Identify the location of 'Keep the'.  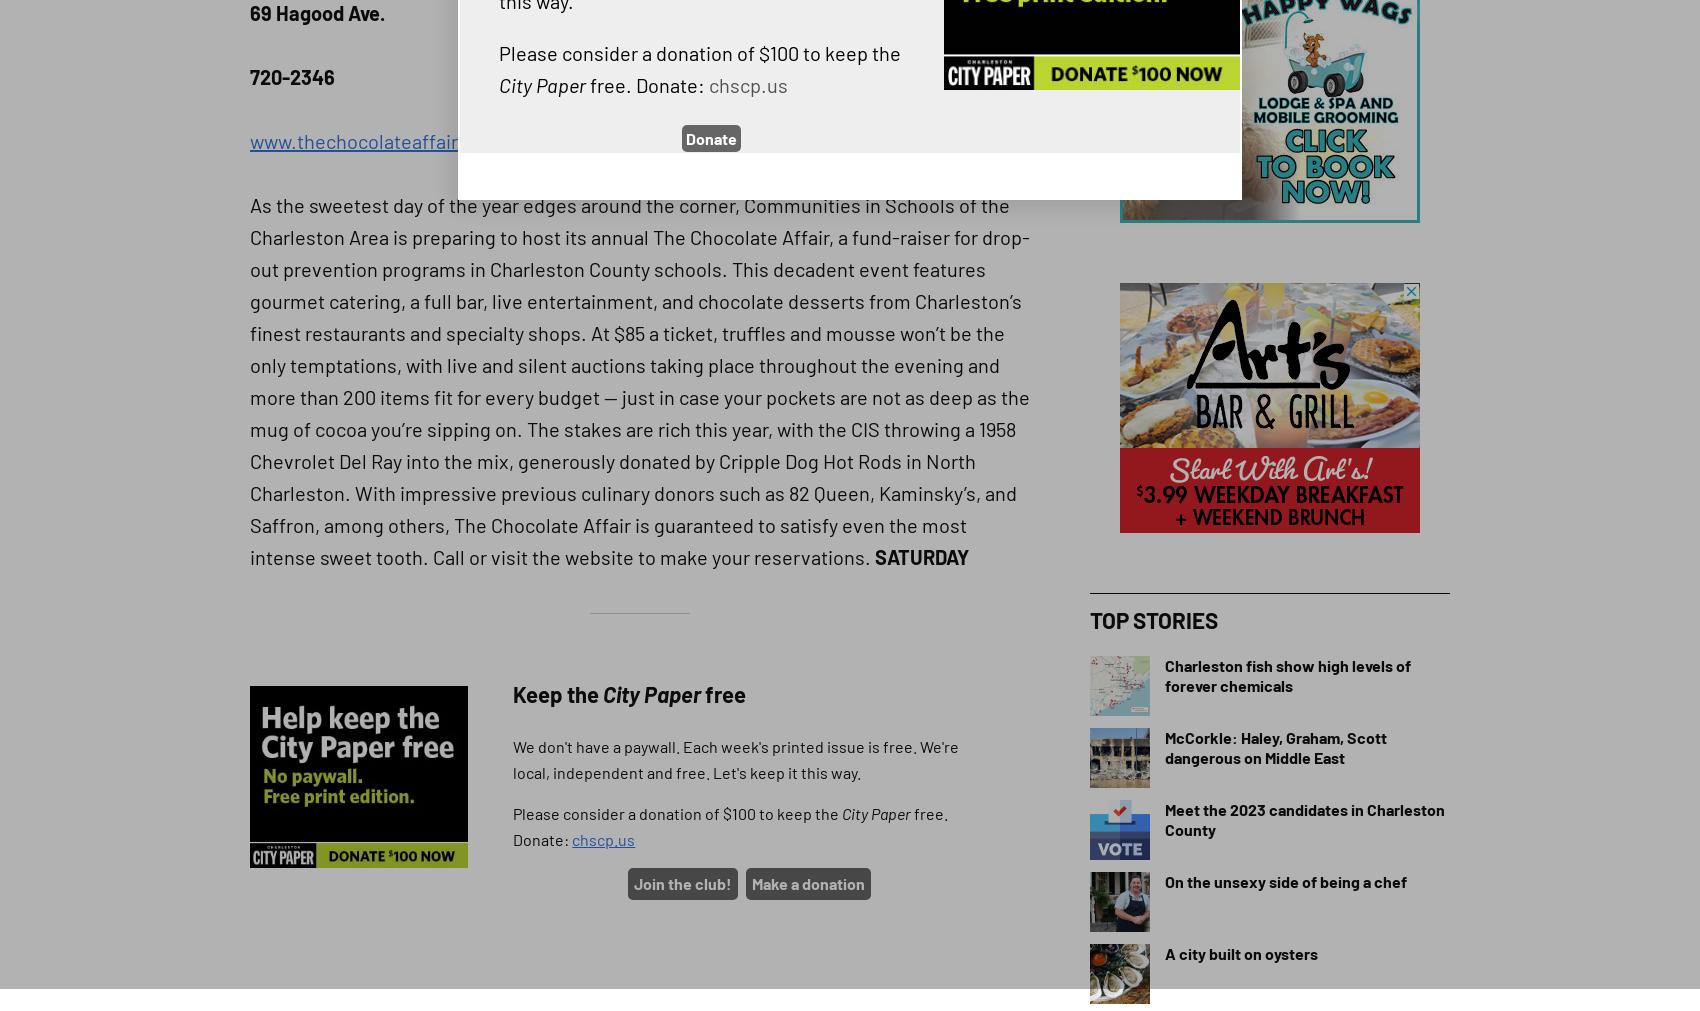
(556, 692).